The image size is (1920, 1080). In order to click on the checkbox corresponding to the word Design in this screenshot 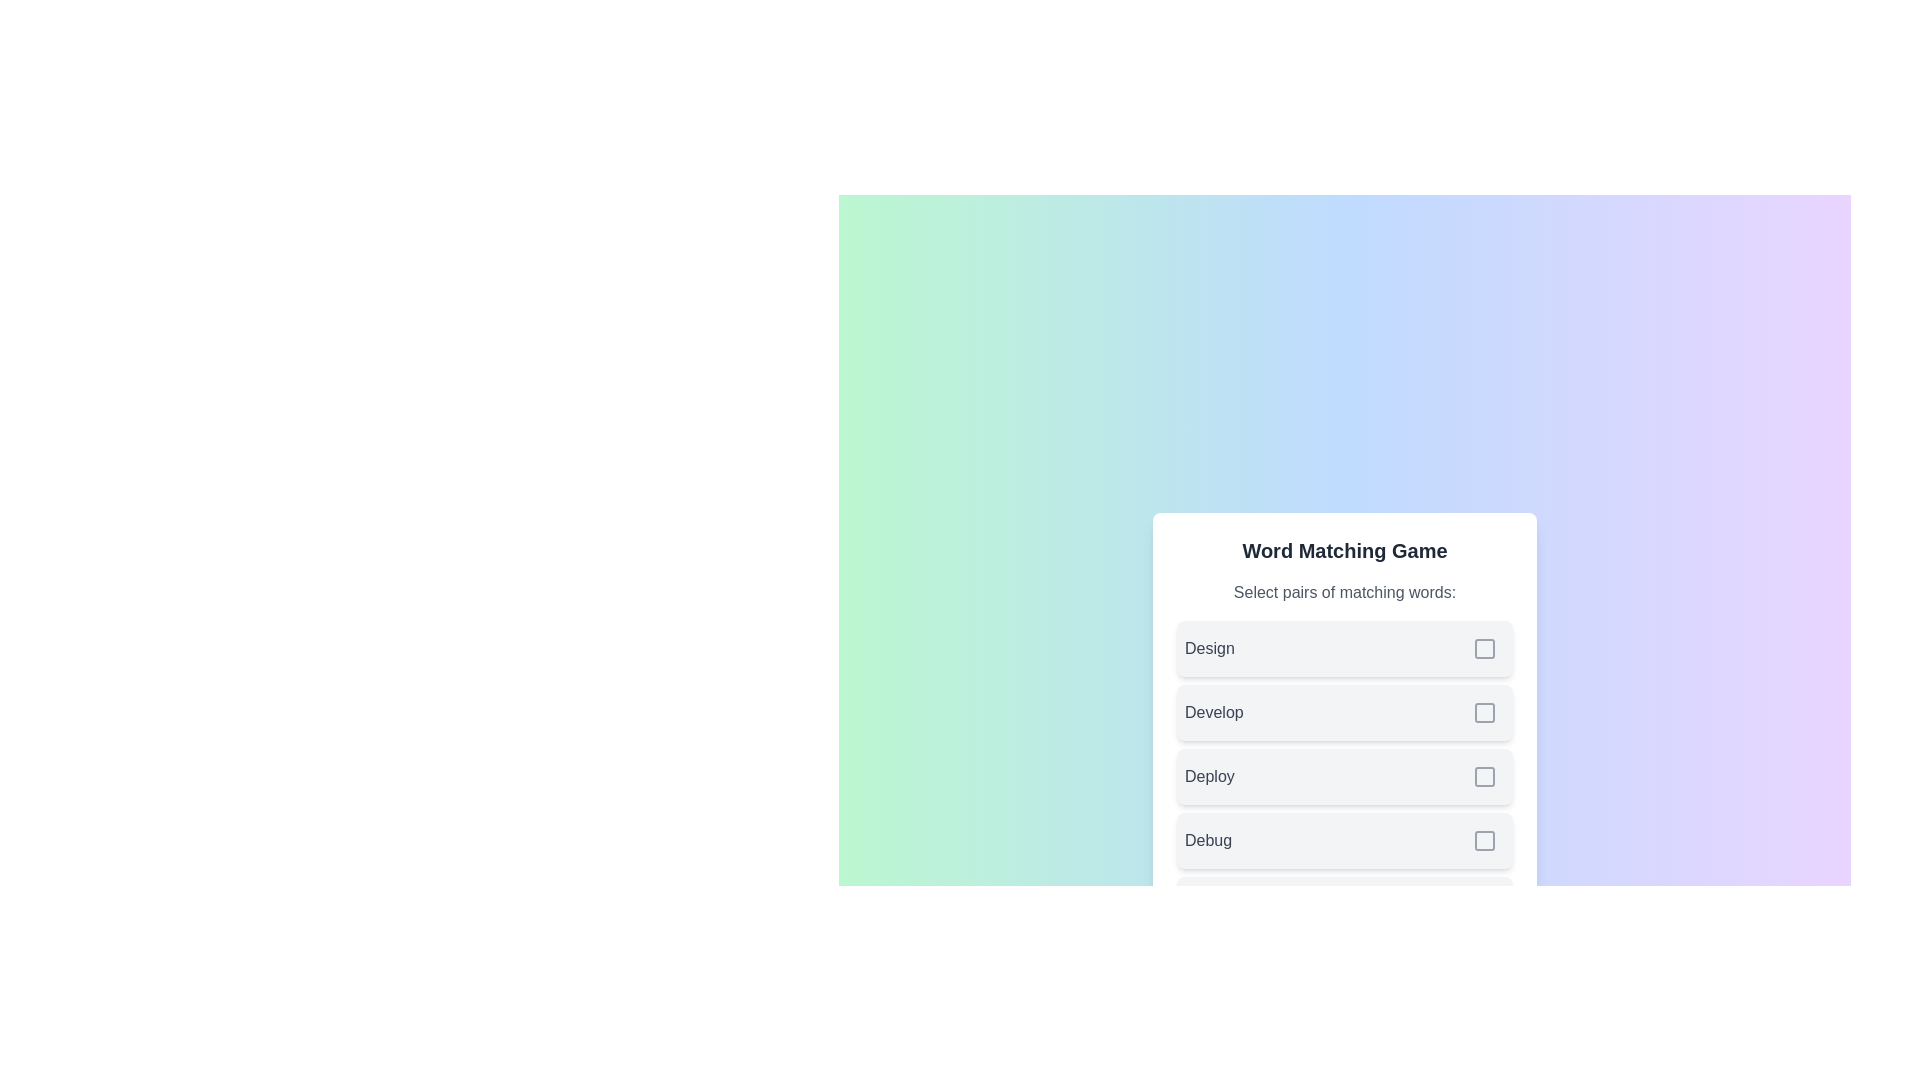, I will do `click(1484, 648)`.